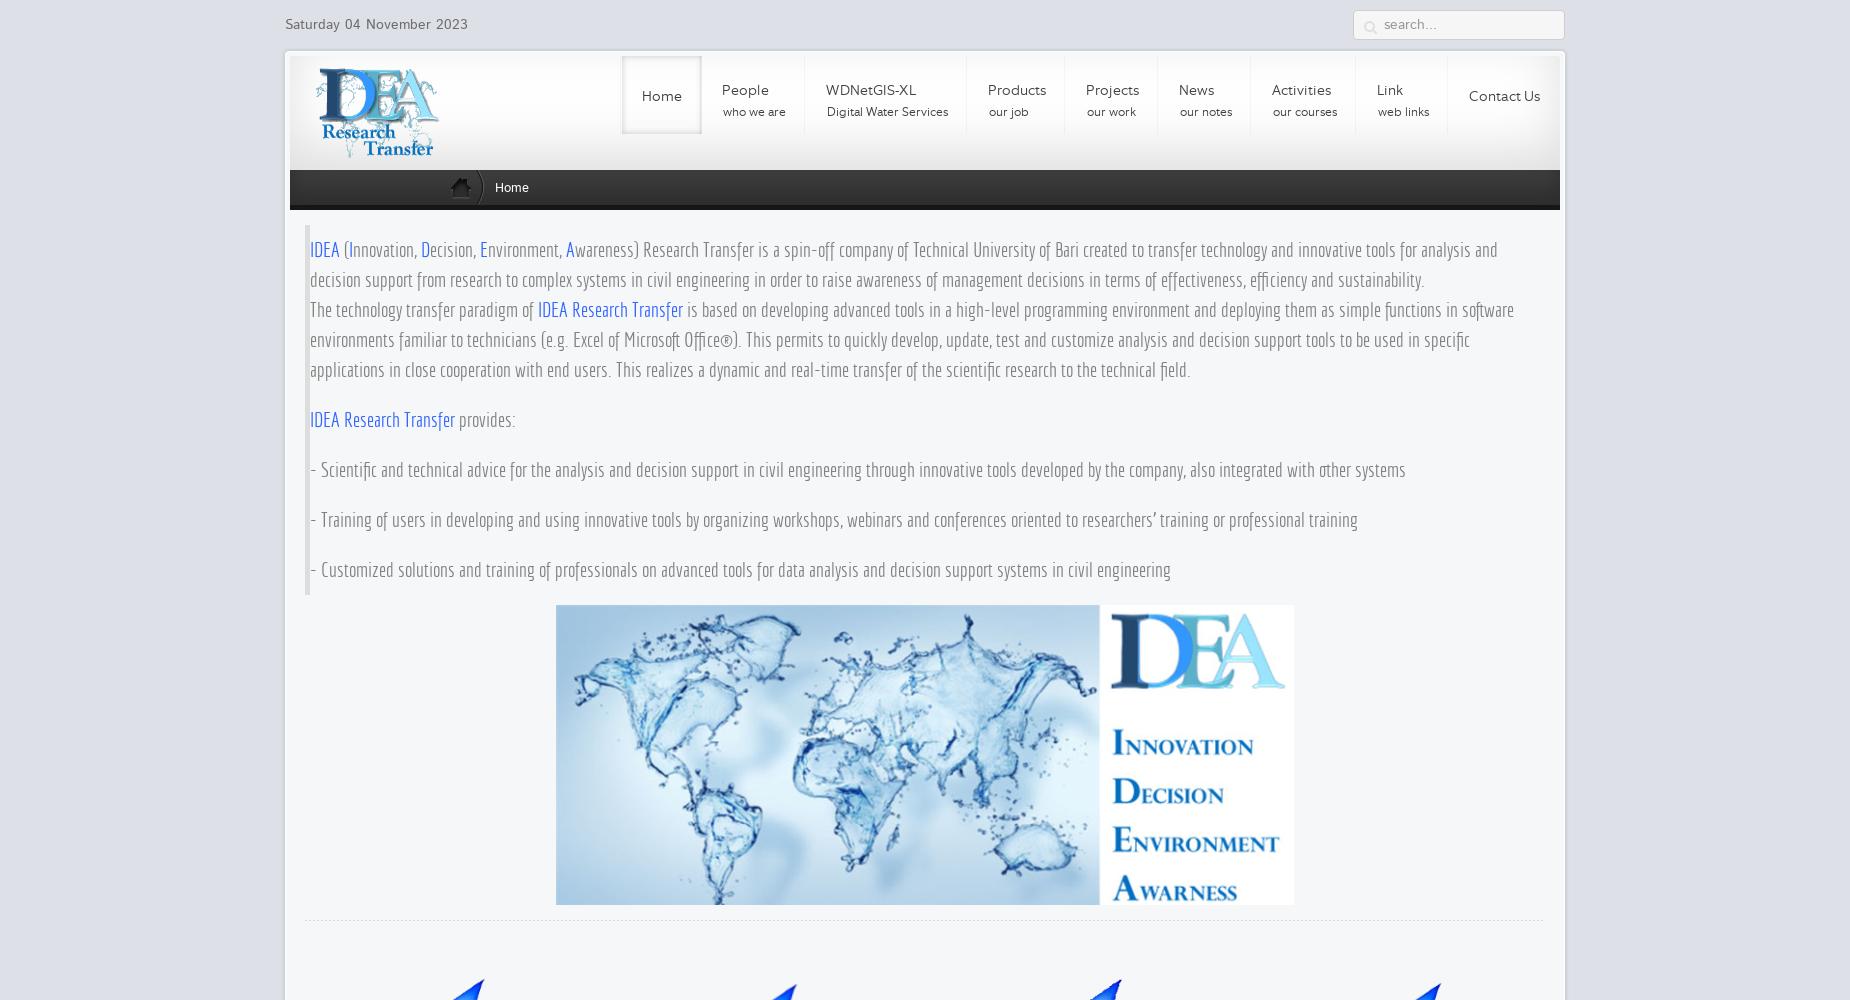 The width and height of the screenshot is (1850, 1000). What do you see at coordinates (324, 248) in the screenshot?
I see `'IDEA'` at bounding box center [324, 248].